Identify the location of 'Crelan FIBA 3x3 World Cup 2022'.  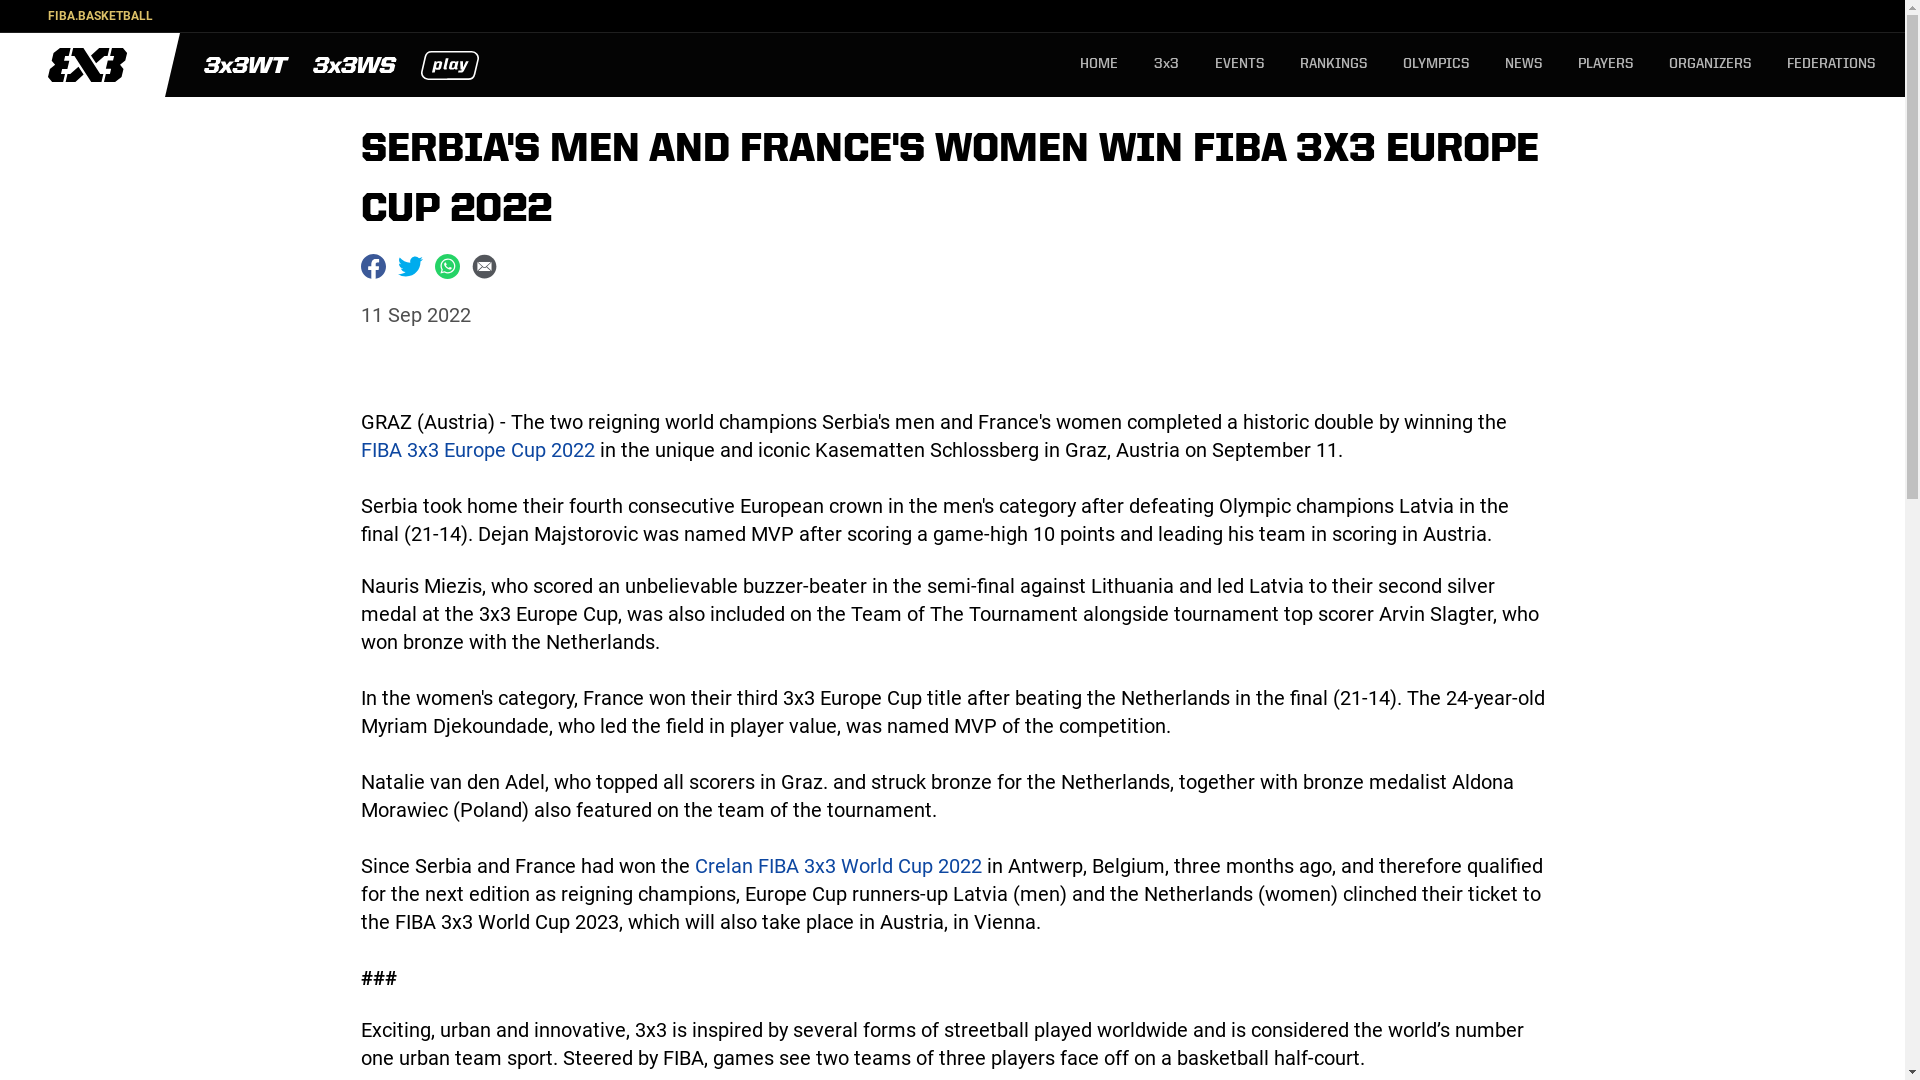
(837, 865).